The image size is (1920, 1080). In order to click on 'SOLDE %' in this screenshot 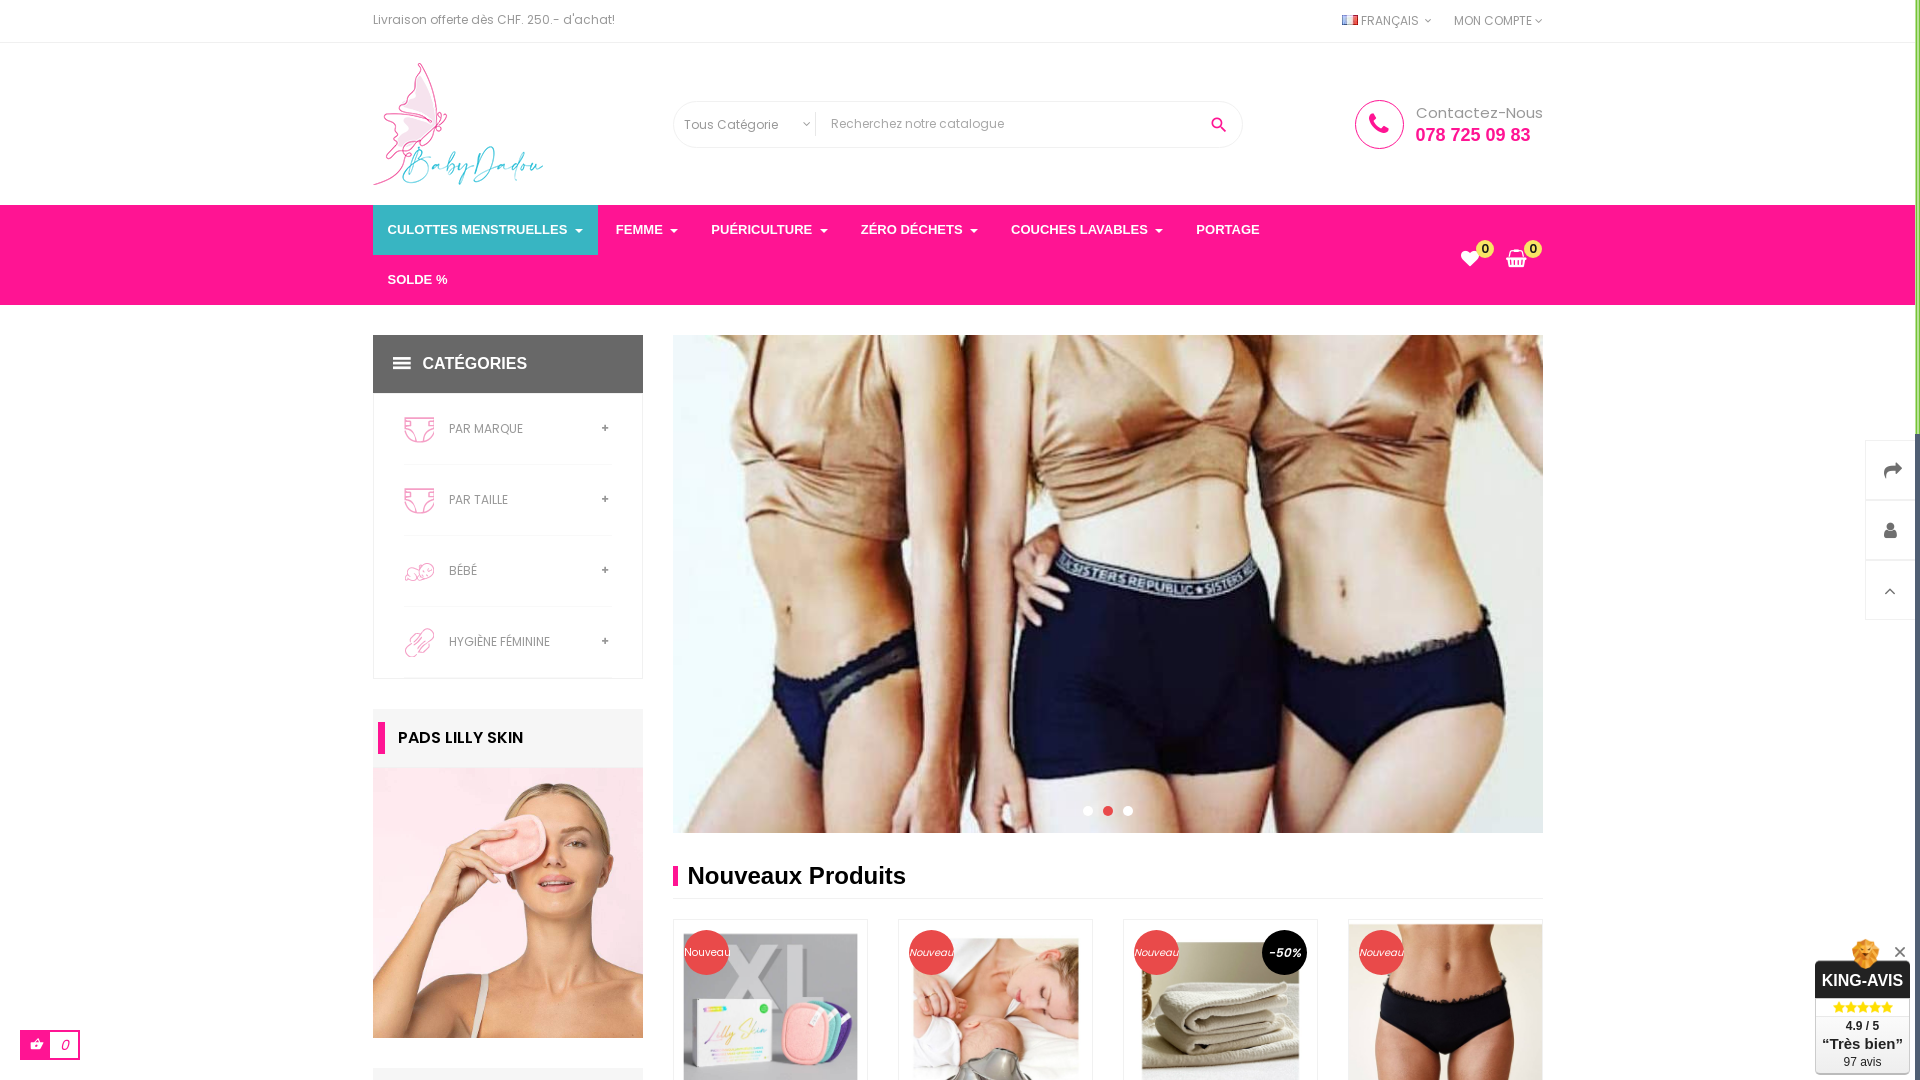, I will do `click(416, 280)`.